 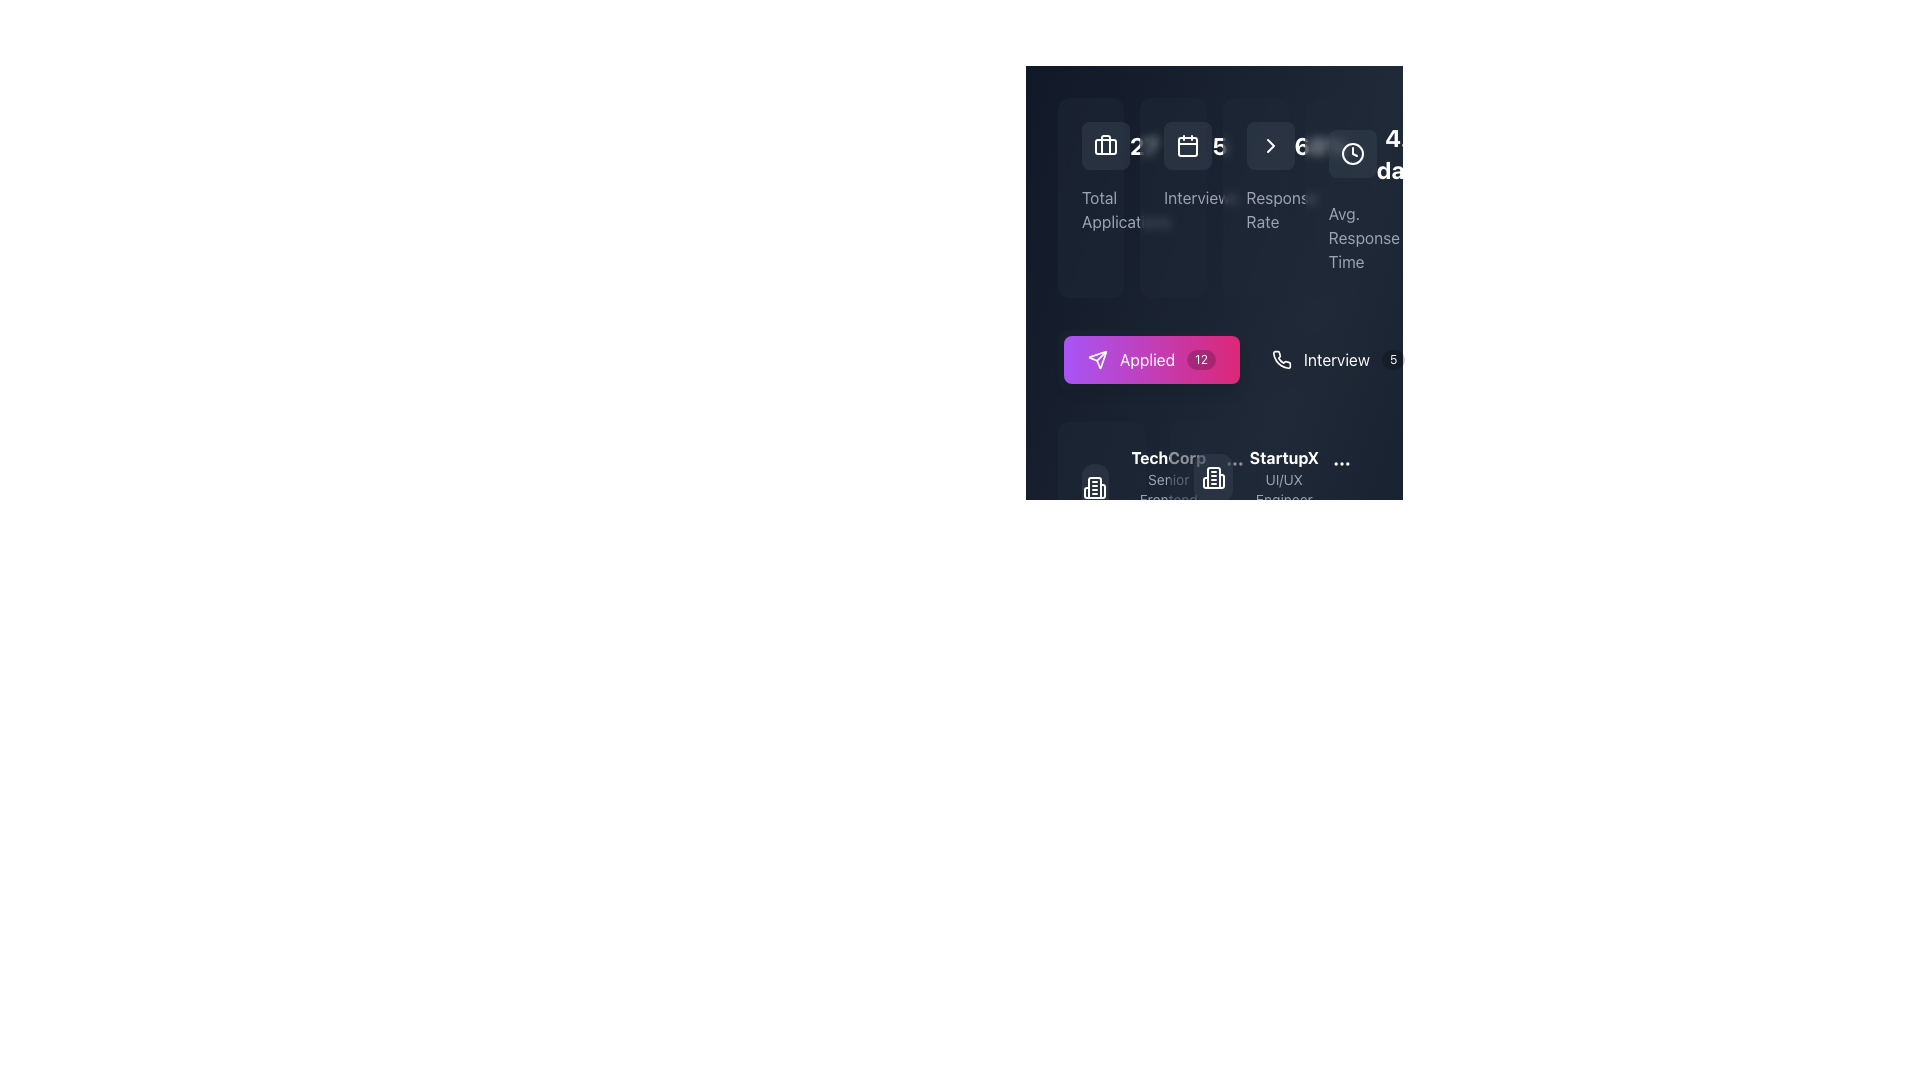 What do you see at coordinates (1188, 145) in the screenshot?
I see `the calendar icon, which is the third item in a horizontally aligned group of icons` at bounding box center [1188, 145].